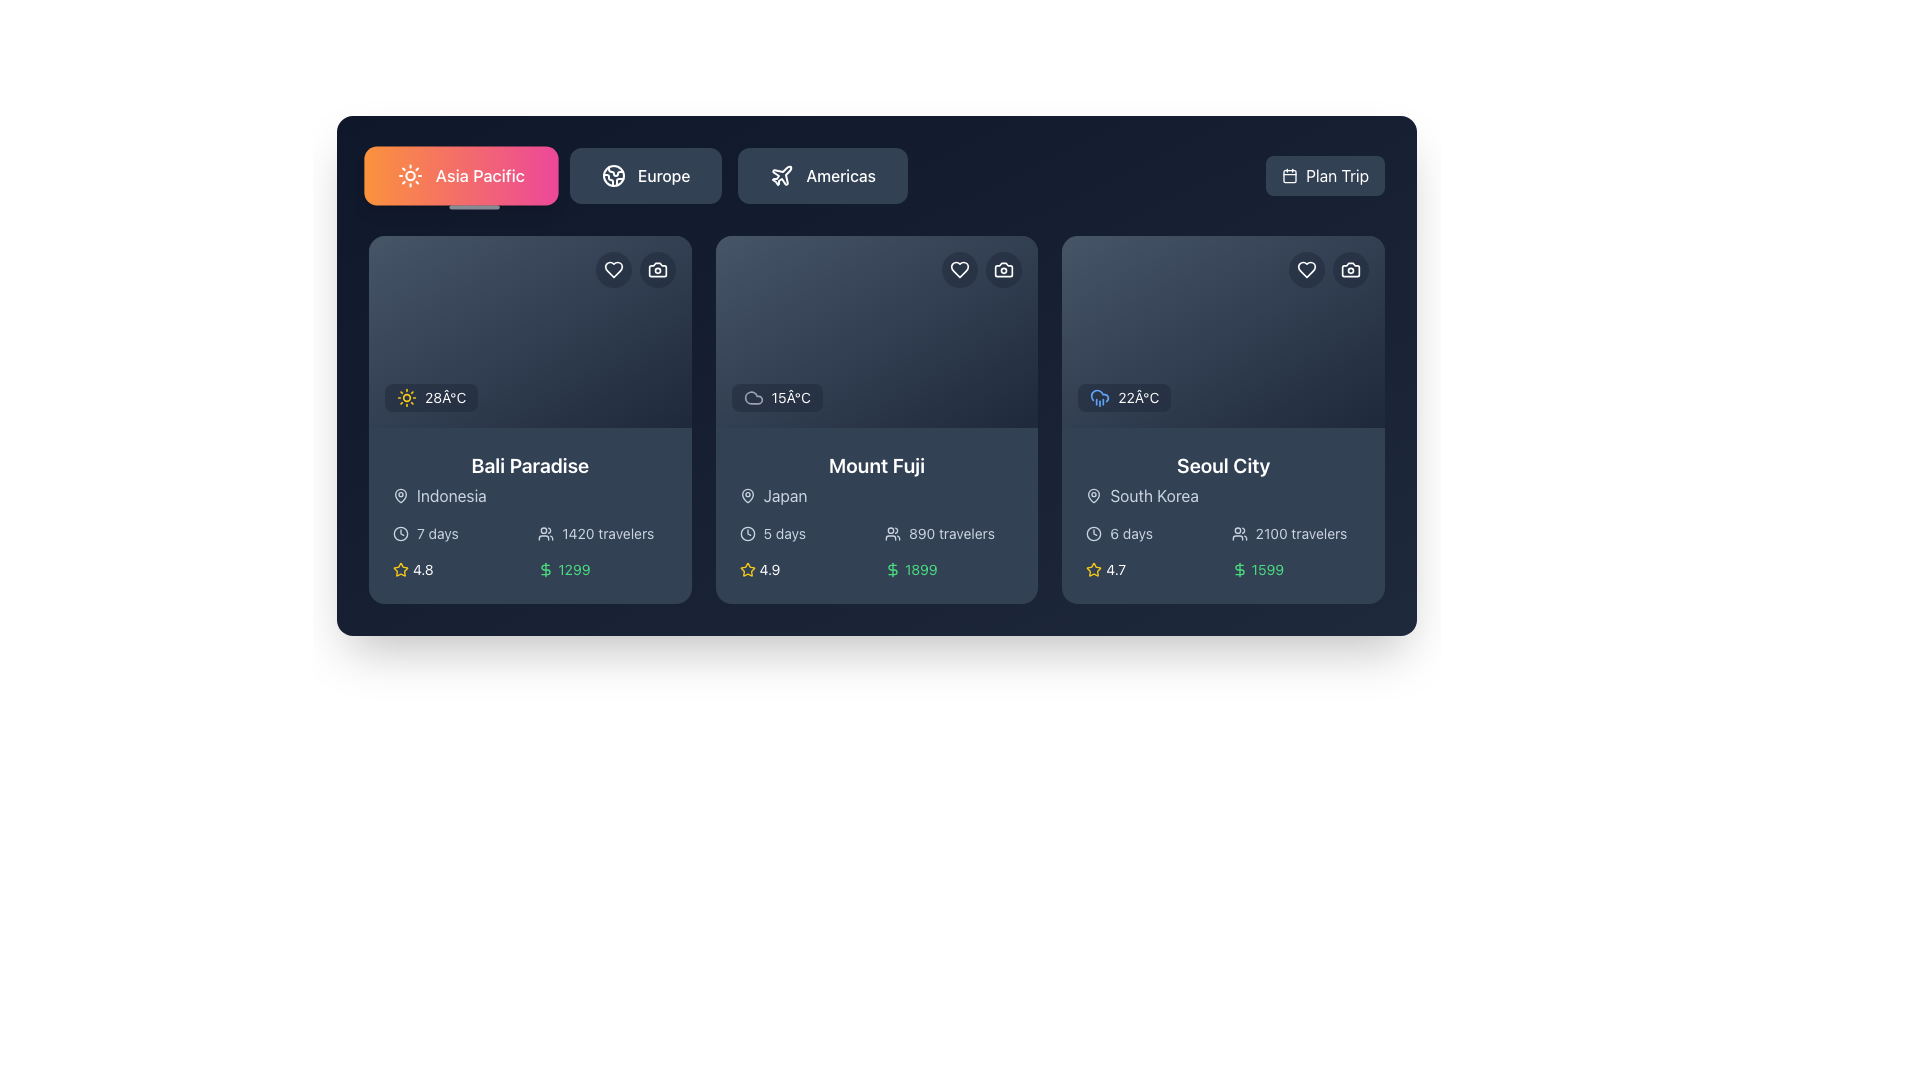 The width and height of the screenshot is (1920, 1080). I want to click on the navigation button for the Americas, which is the third button in a horizontal group of three buttons at the top of the central interface section, so click(823, 175).